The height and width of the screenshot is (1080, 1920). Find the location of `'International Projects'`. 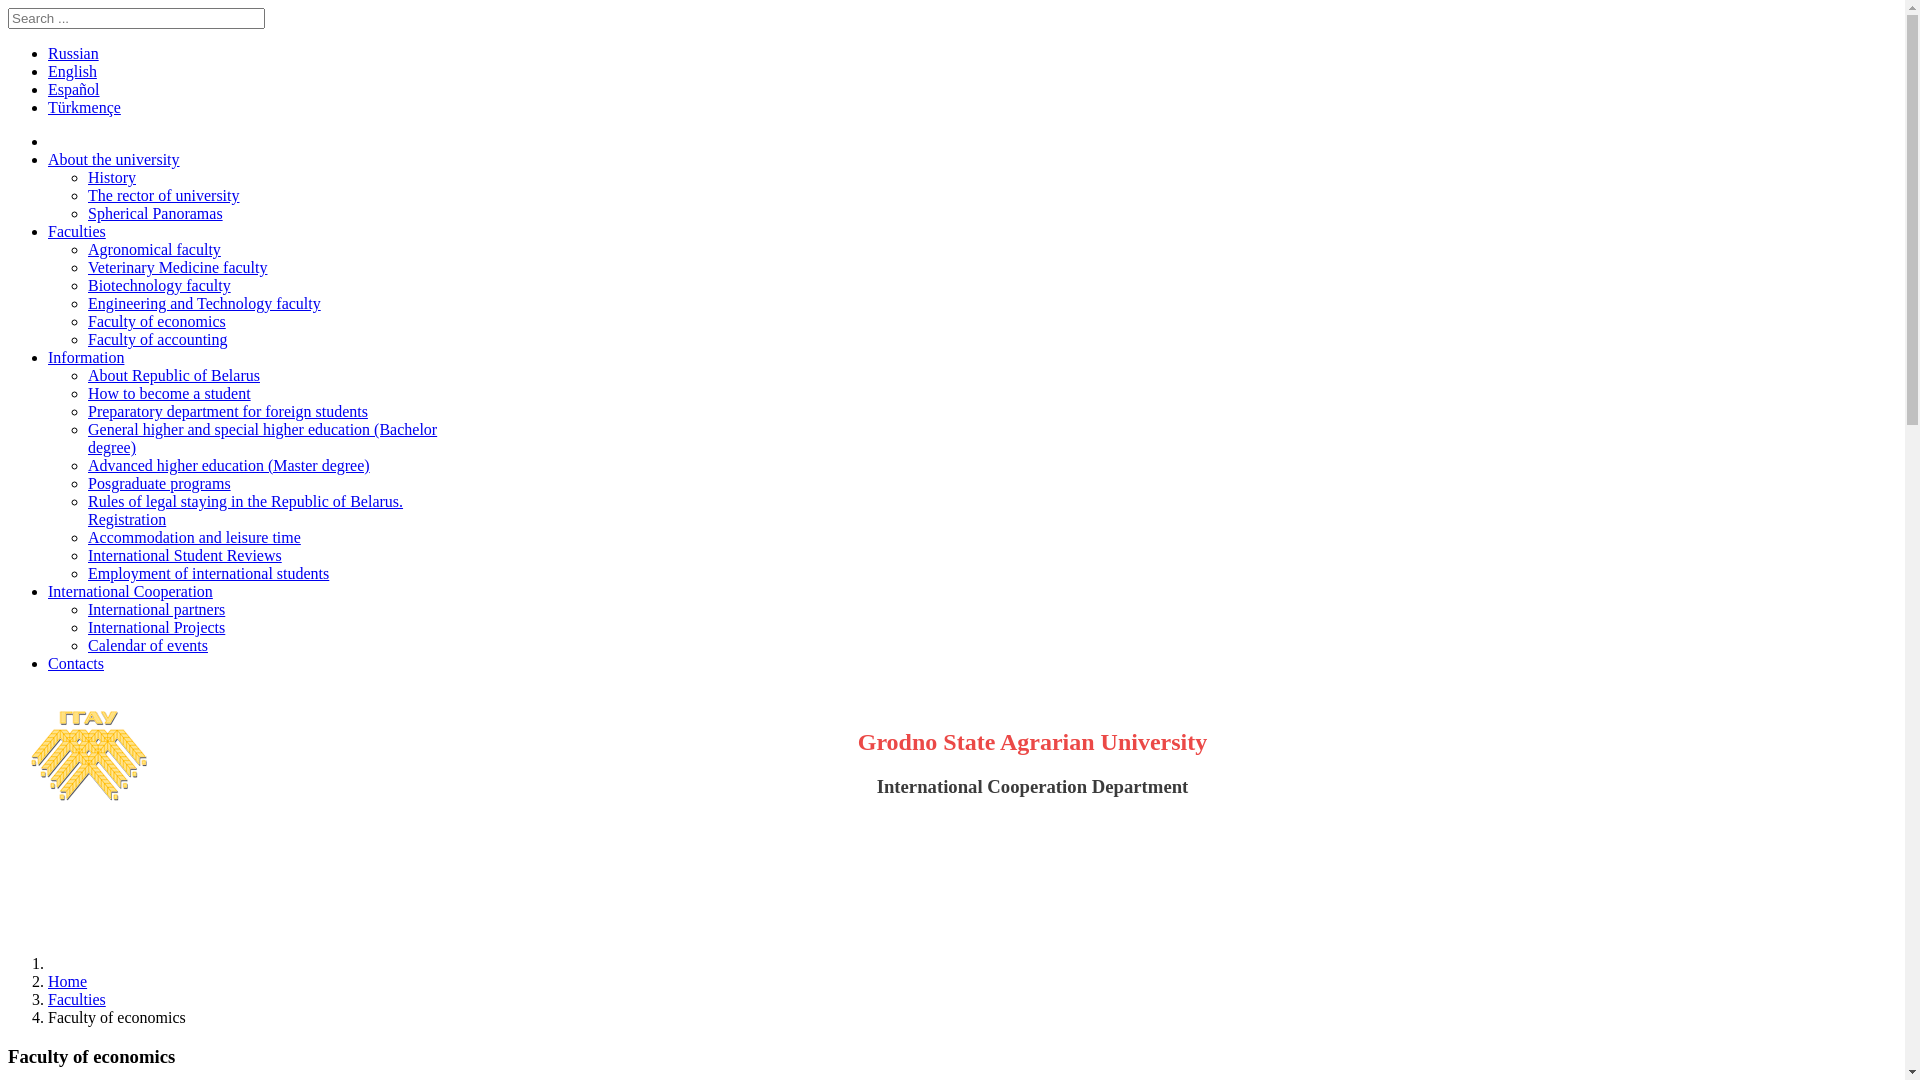

'International Projects' is located at coordinates (155, 626).